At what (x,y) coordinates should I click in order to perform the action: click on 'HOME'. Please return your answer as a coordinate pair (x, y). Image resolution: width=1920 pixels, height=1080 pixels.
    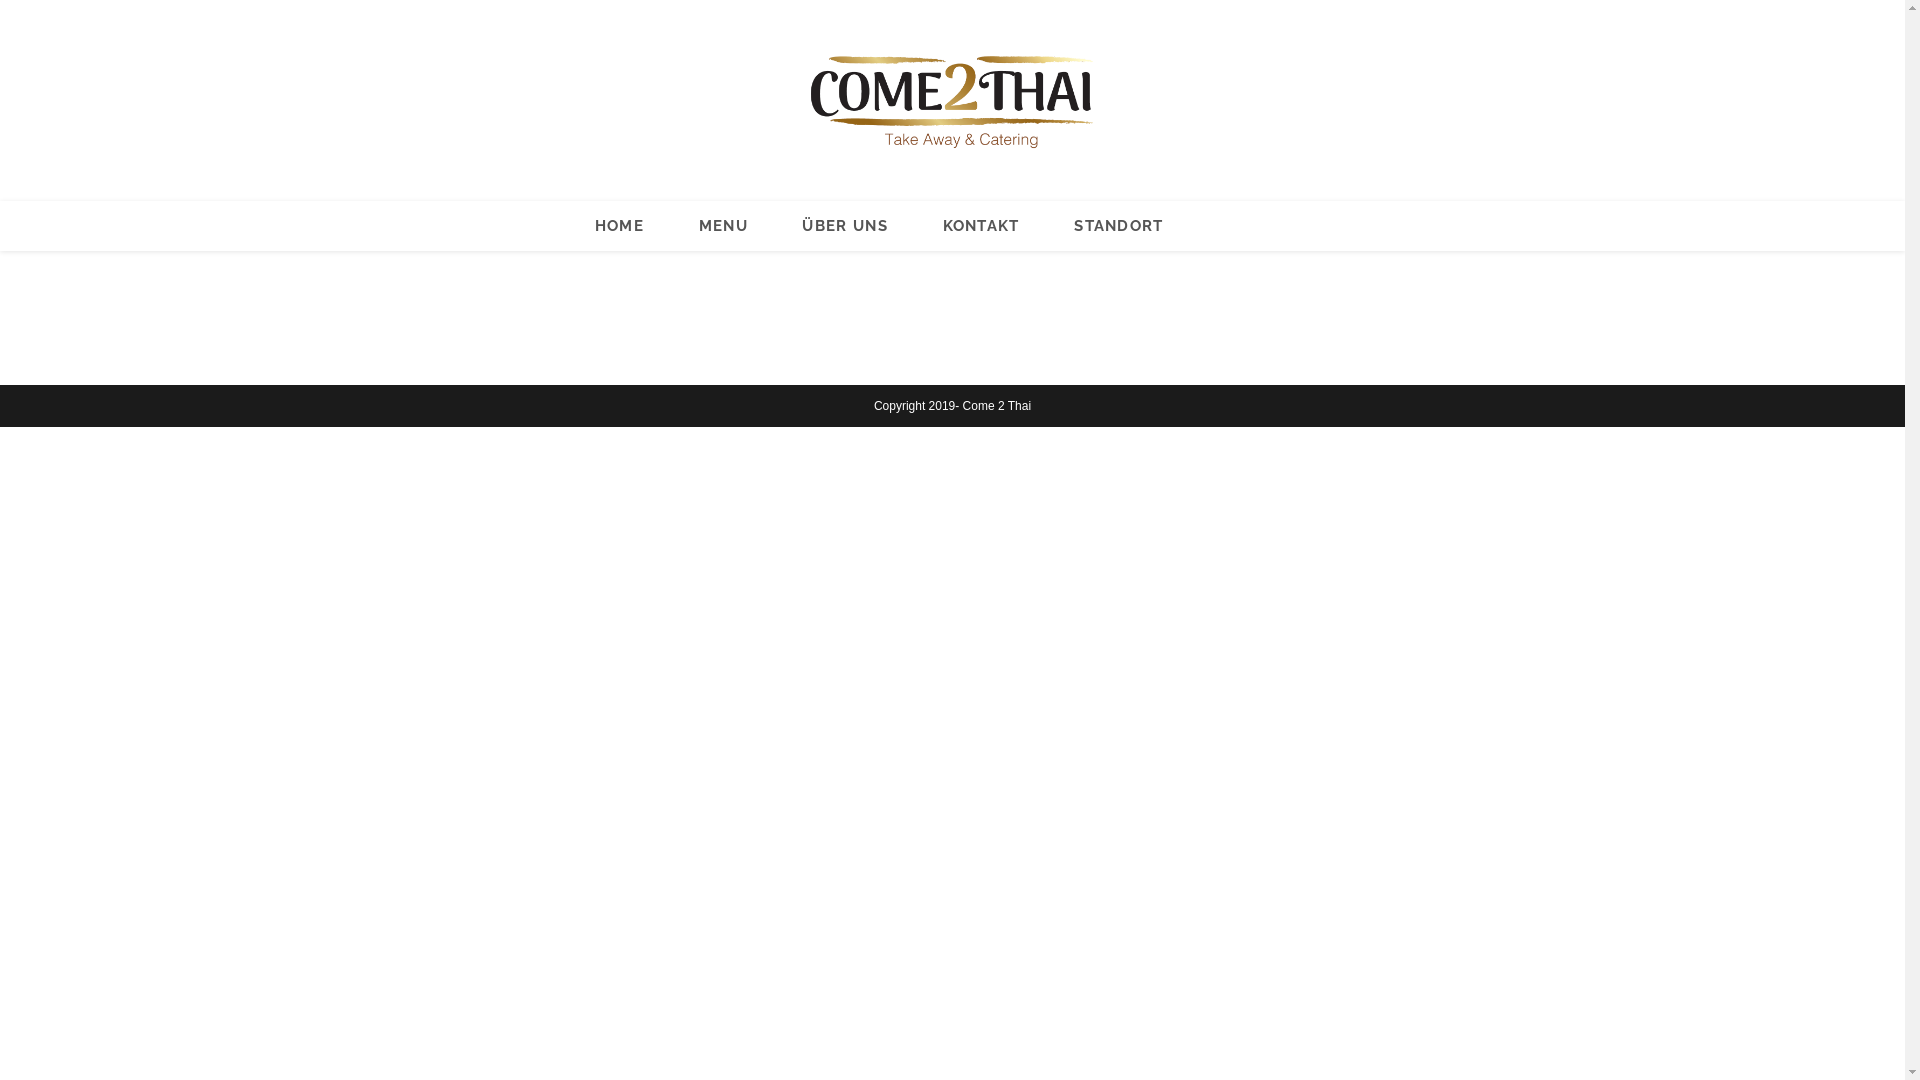
    Looking at the image, I should click on (618, 225).